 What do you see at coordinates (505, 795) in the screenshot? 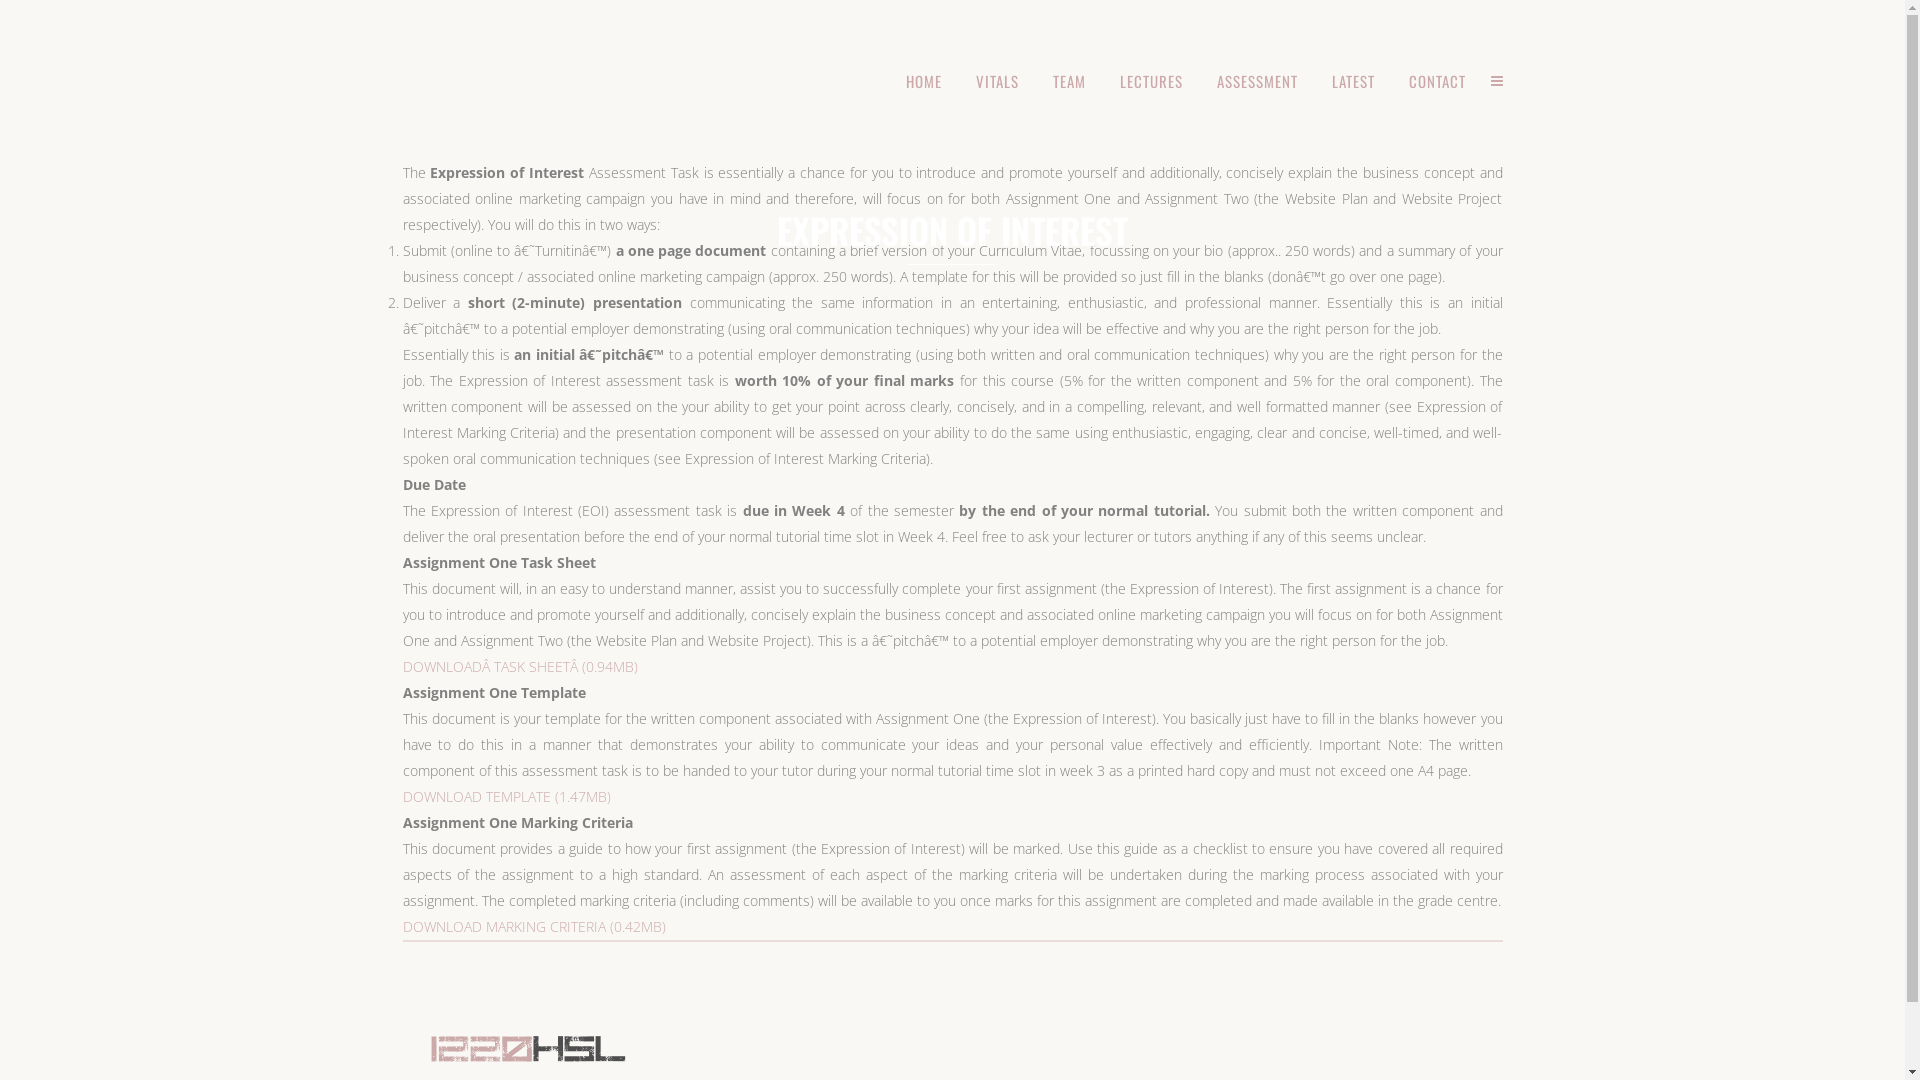
I see `'DOWNLOAD TEMPLATE (1.47MB)'` at bounding box center [505, 795].